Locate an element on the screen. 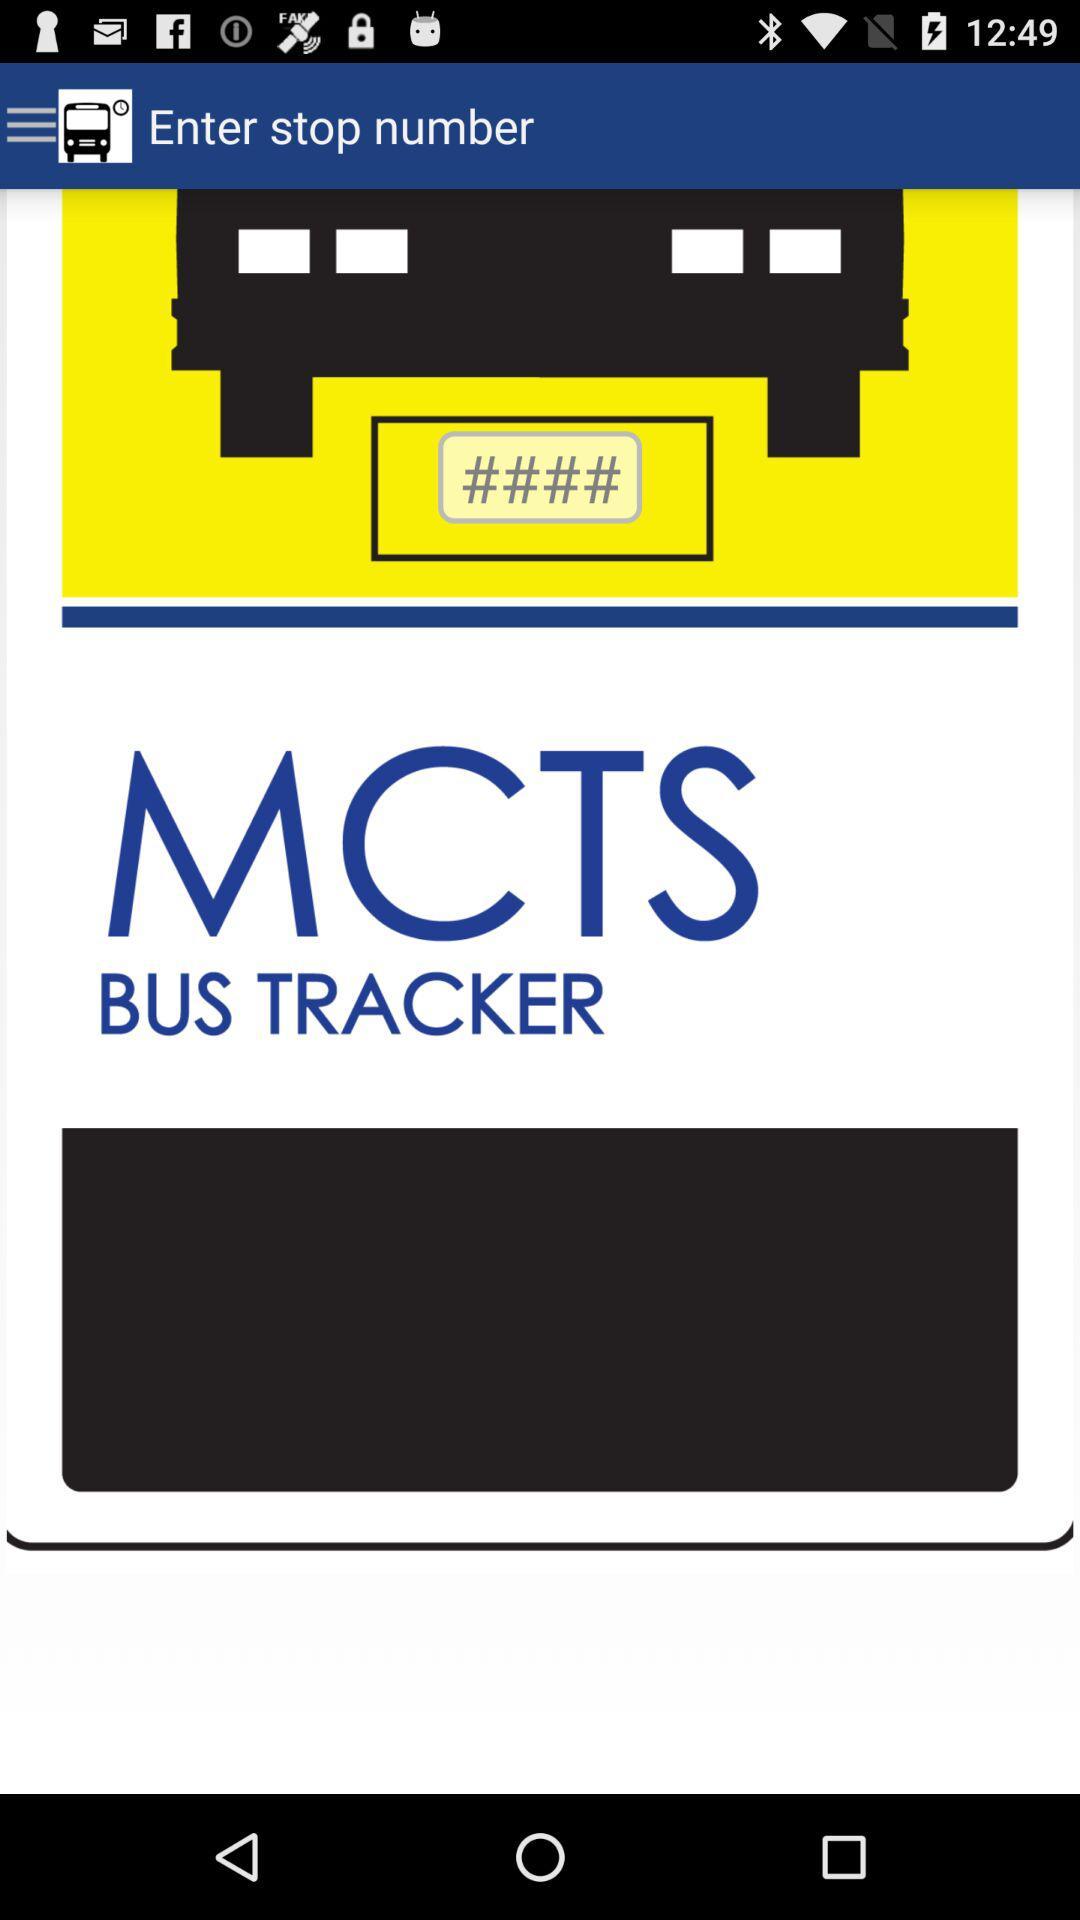 The image size is (1080, 1920). number is located at coordinates (540, 476).